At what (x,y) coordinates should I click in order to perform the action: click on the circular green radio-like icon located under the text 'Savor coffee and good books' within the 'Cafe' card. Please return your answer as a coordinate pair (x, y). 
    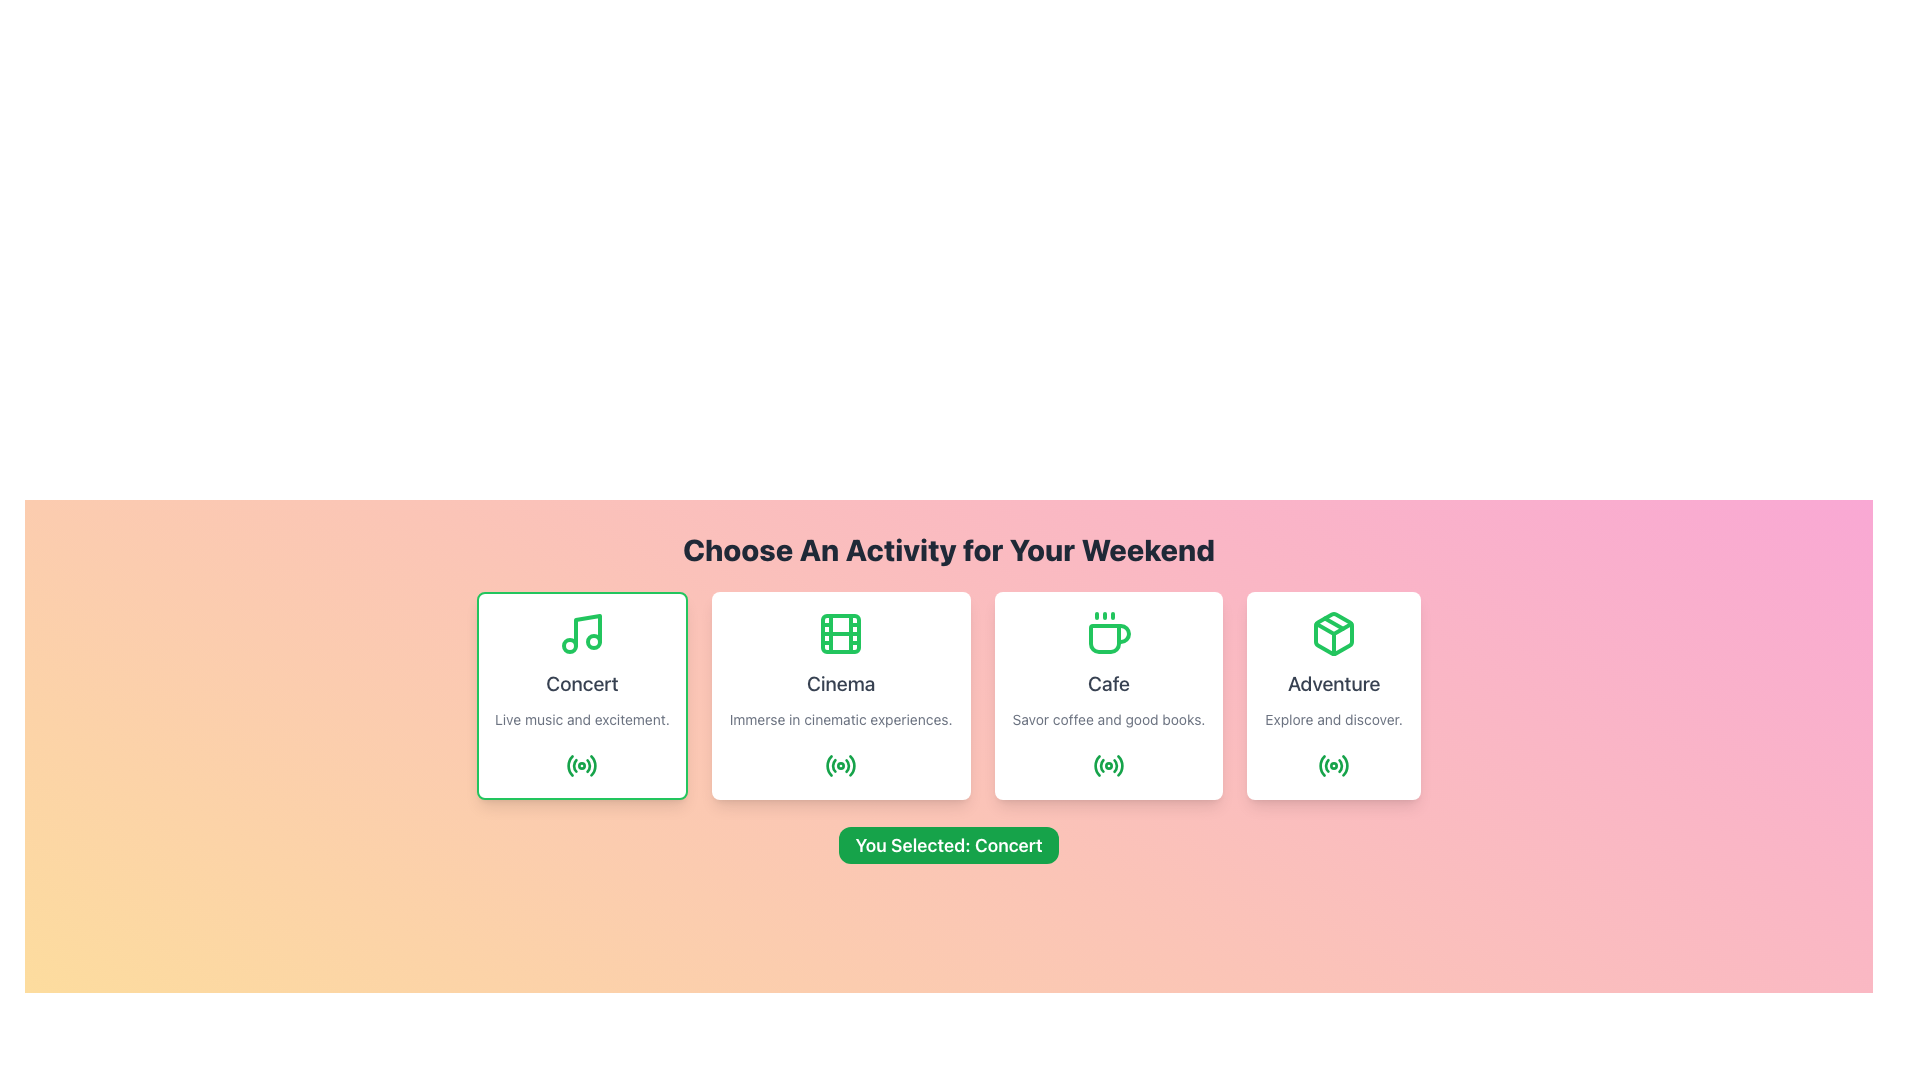
    Looking at the image, I should click on (1107, 765).